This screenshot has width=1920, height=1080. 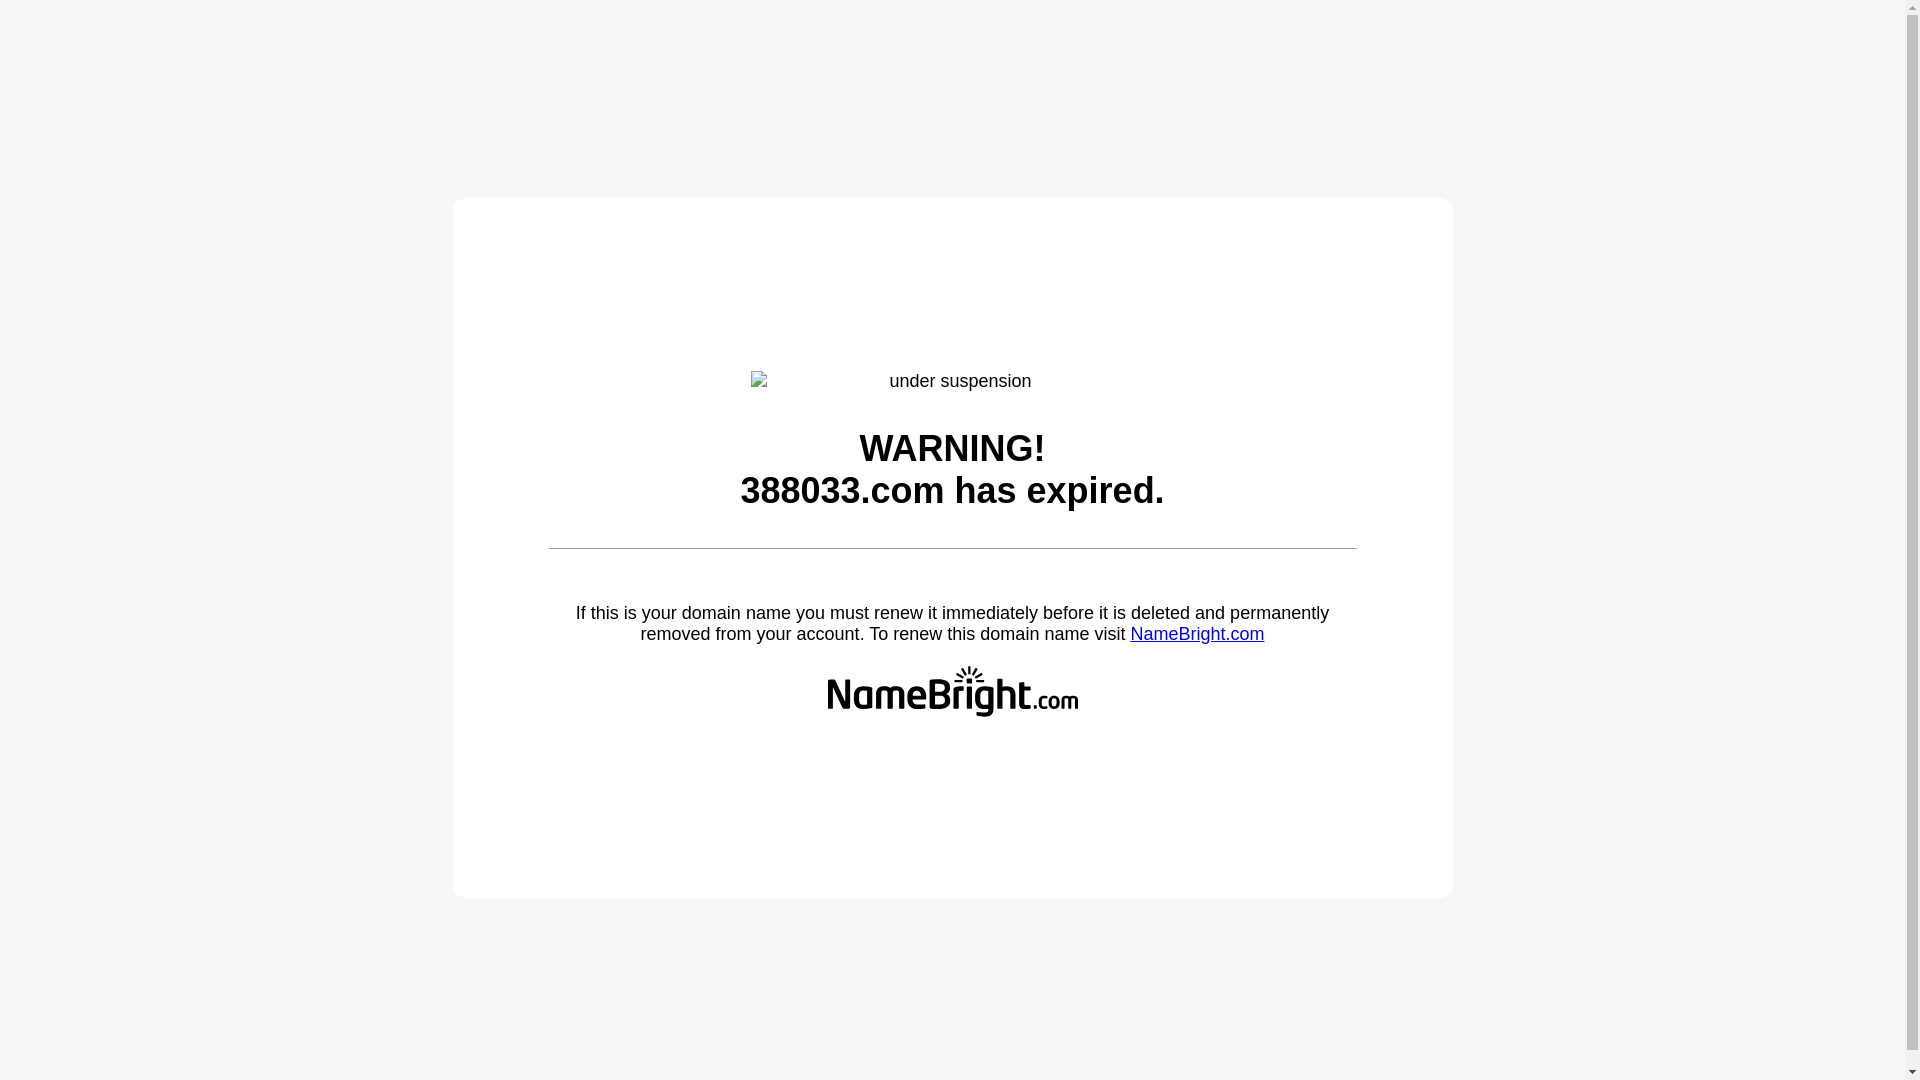 What do you see at coordinates (1196, 633) in the screenshot?
I see `'NameBright.com'` at bounding box center [1196, 633].